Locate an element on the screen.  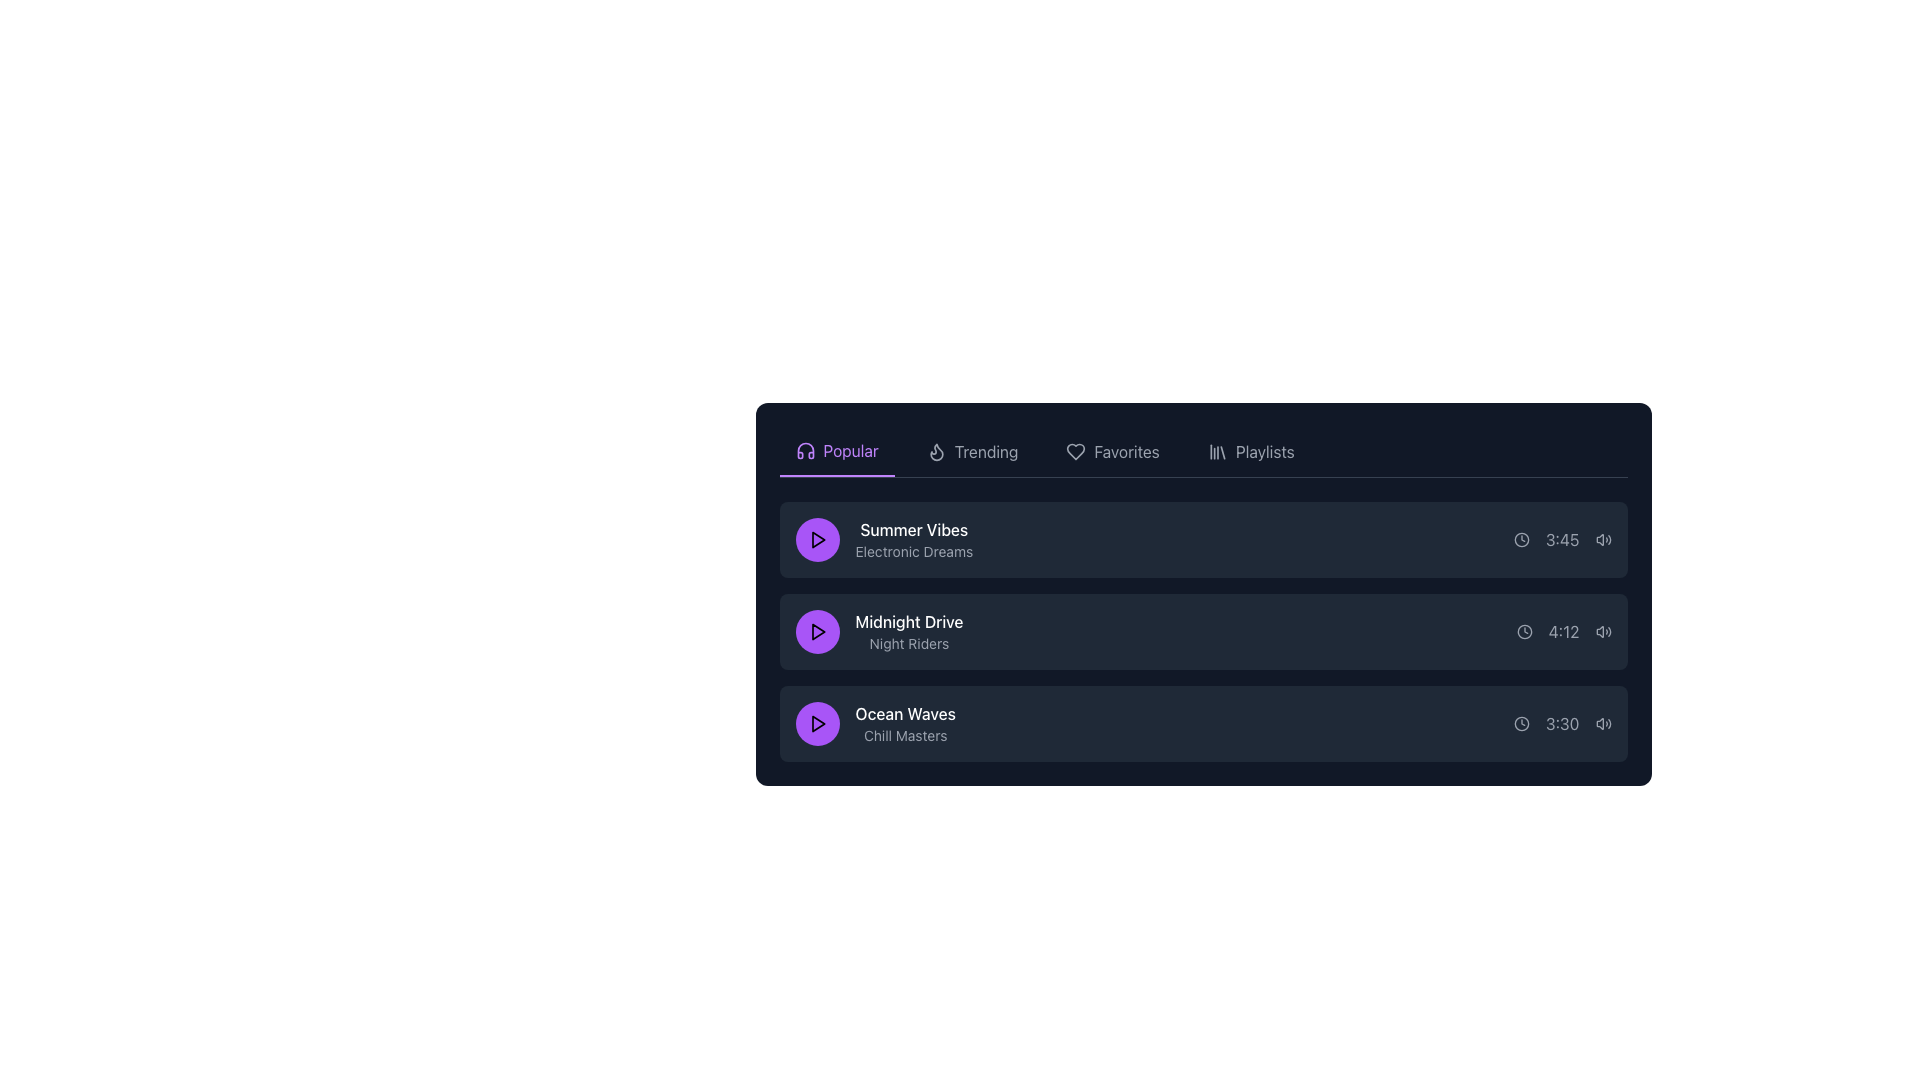
the 'Popular' icon located to the left of the 'Popular' text in the tab header is located at coordinates (805, 451).